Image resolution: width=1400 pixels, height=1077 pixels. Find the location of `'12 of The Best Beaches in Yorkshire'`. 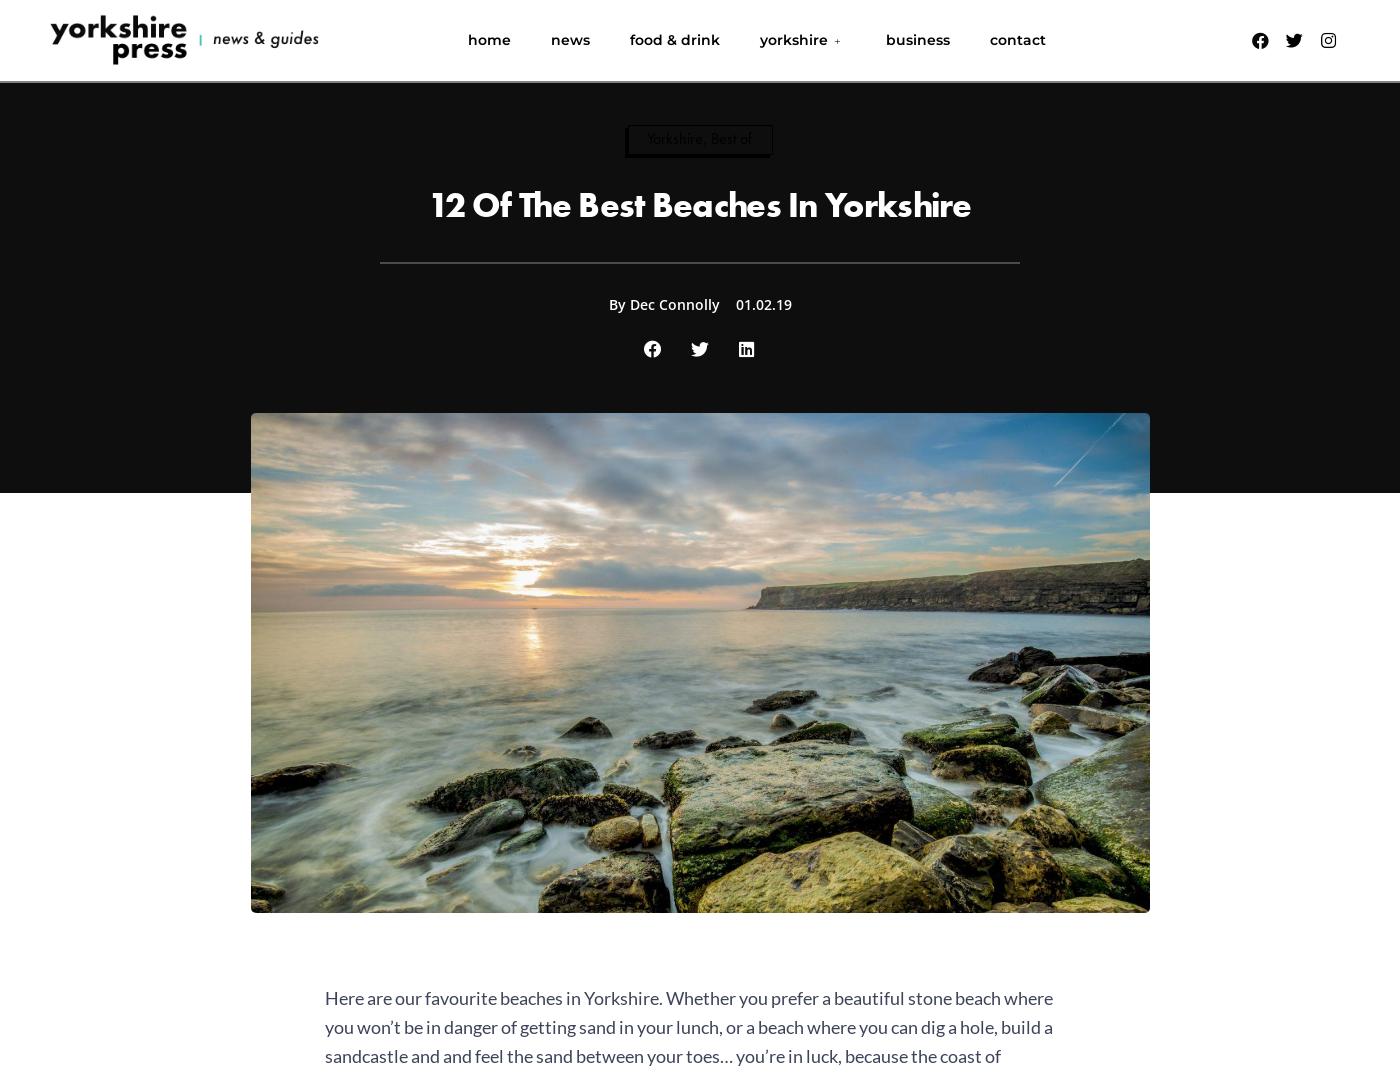

'12 of The Best Beaches in Yorkshire' is located at coordinates (427, 203).